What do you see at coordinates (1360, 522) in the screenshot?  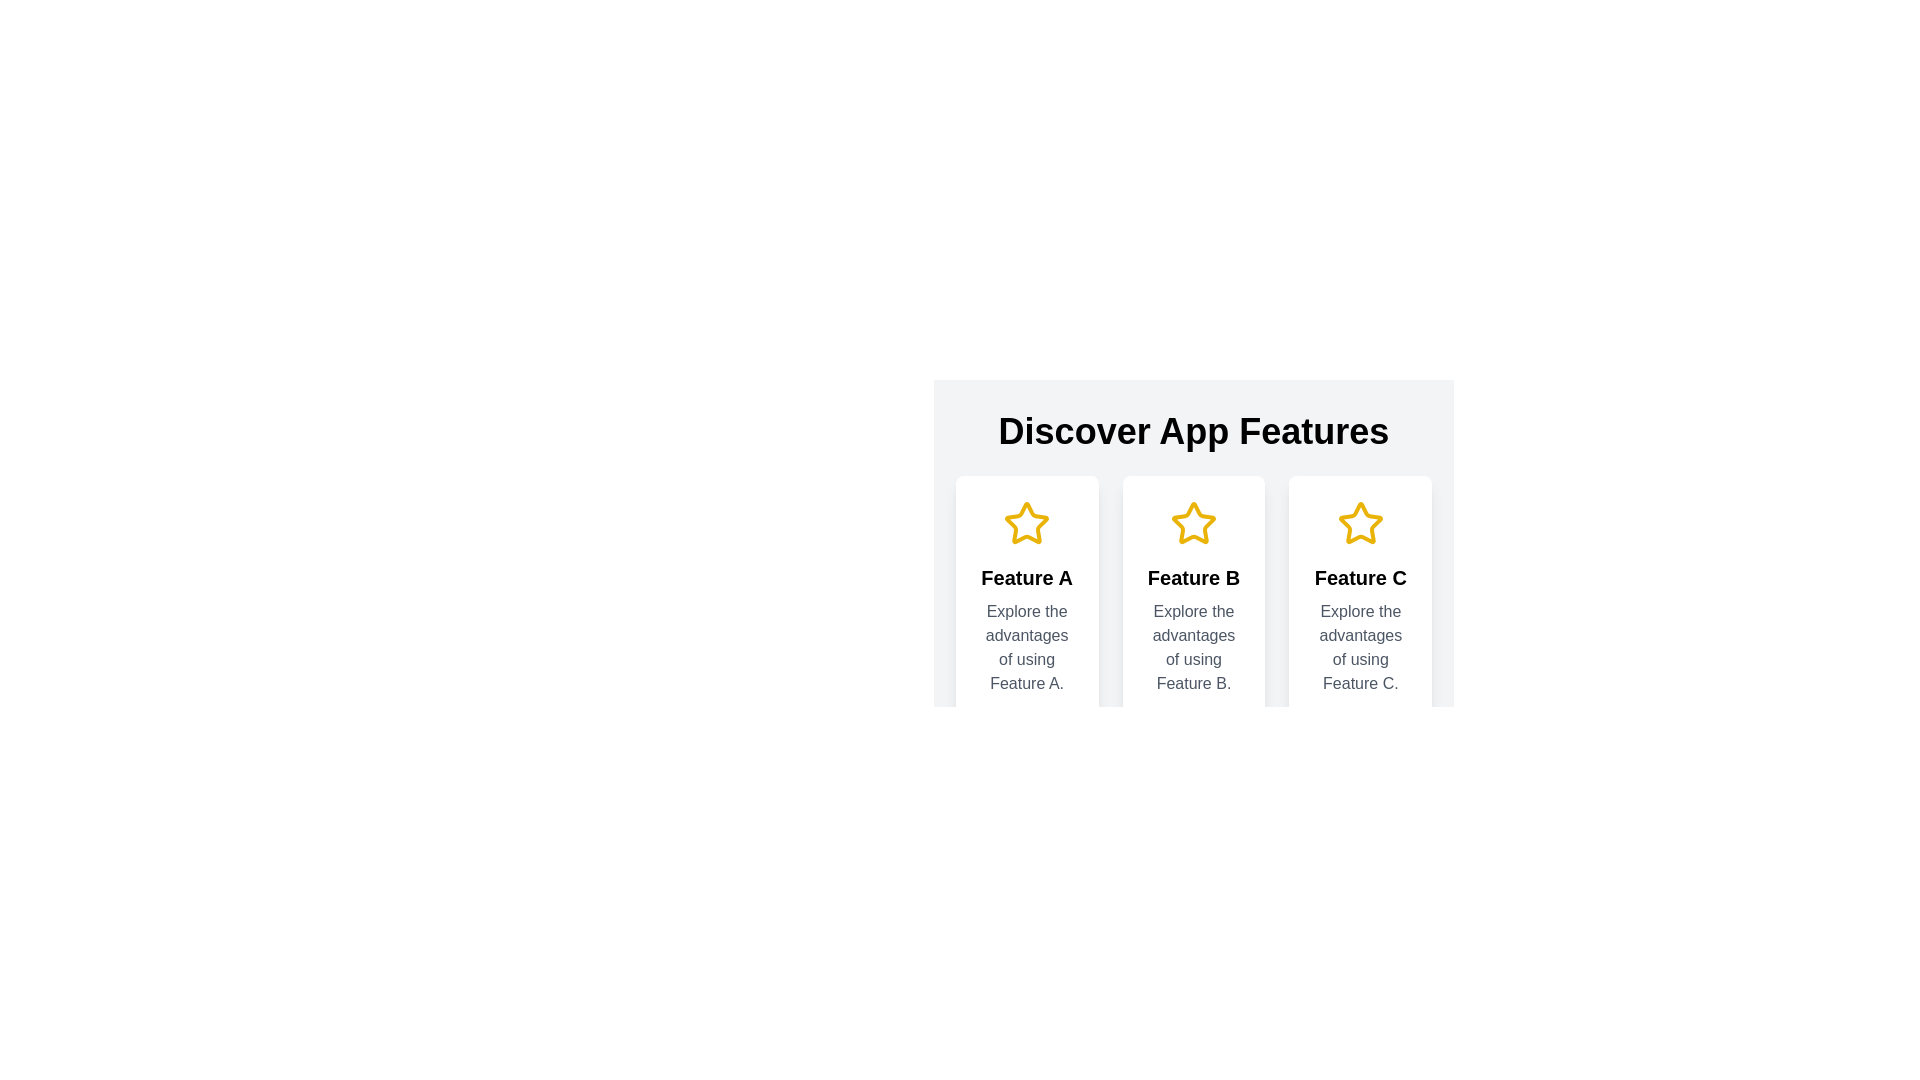 I see `the third star-shaped icon with a yellow border located above the text 'Feature C'` at bounding box center [1360, 522].